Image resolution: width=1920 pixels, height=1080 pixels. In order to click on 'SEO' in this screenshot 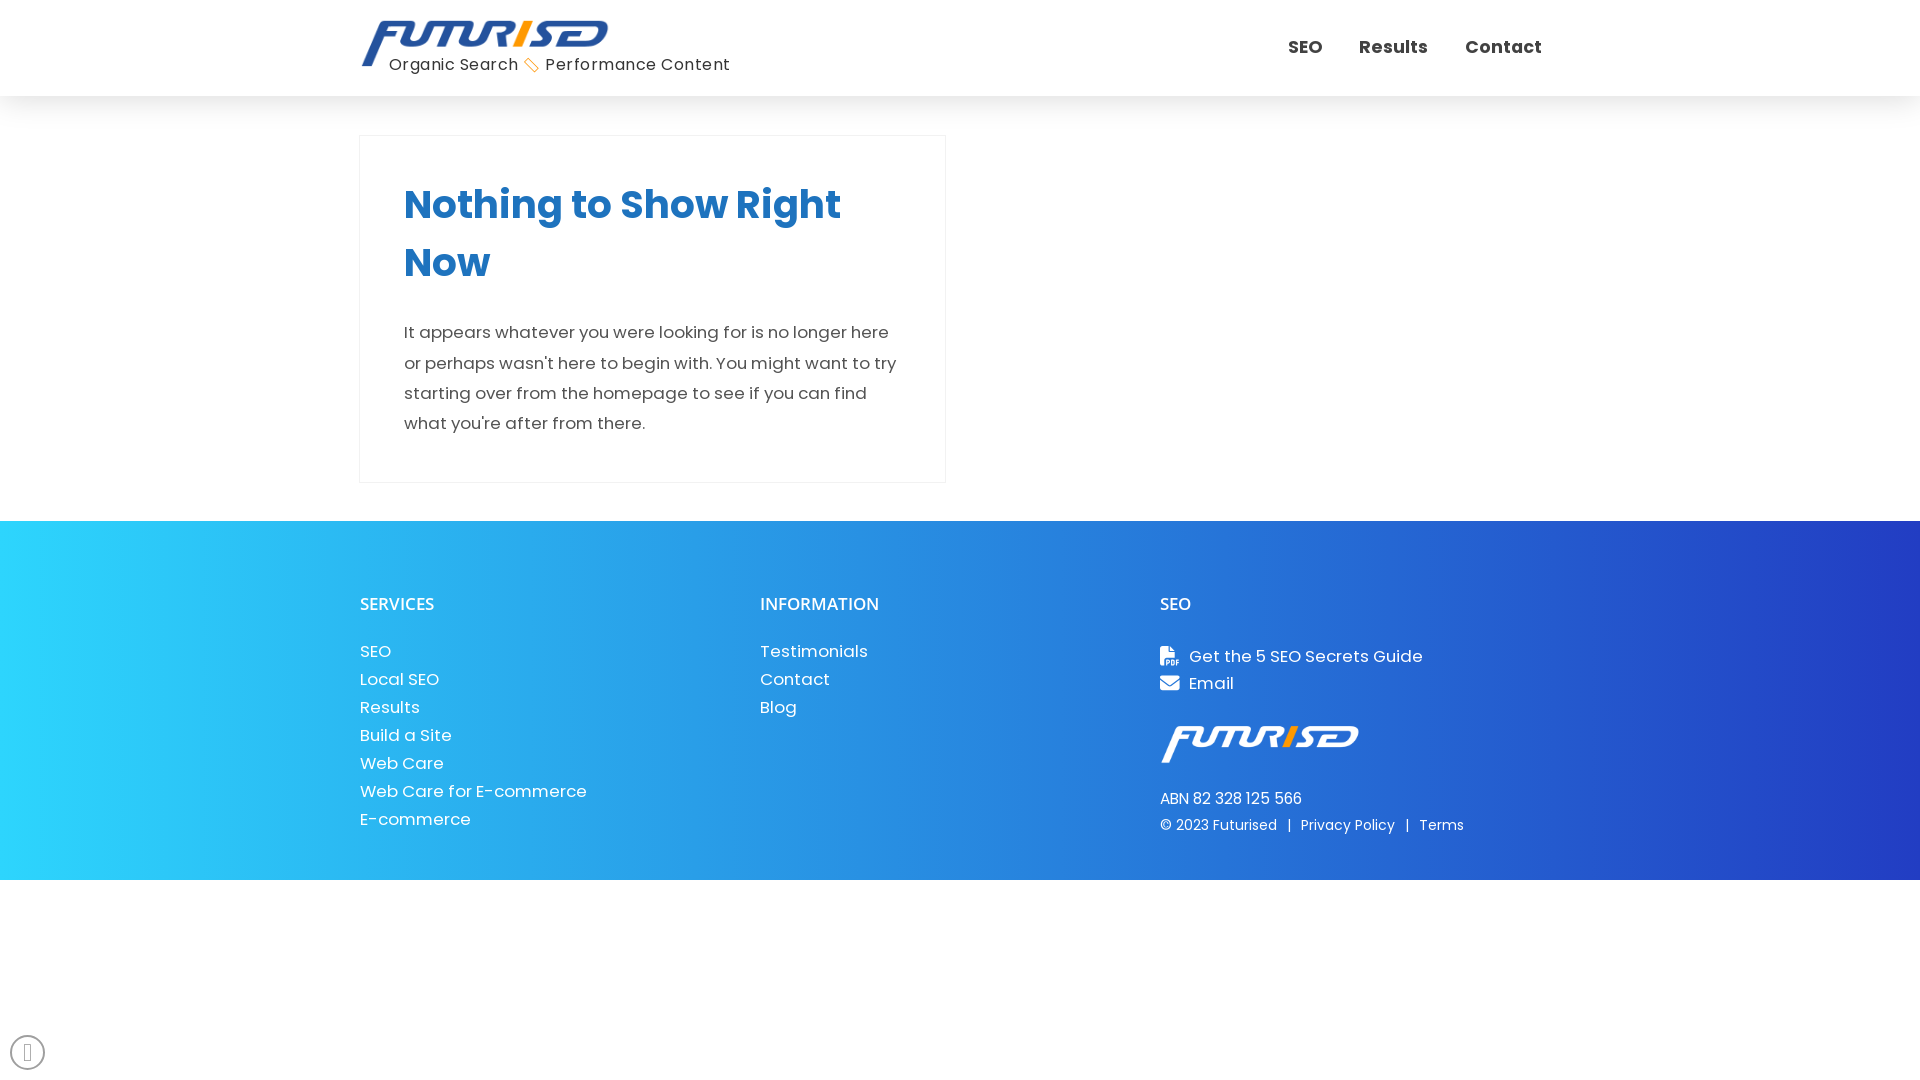, I will do `click(1305, 46)`.